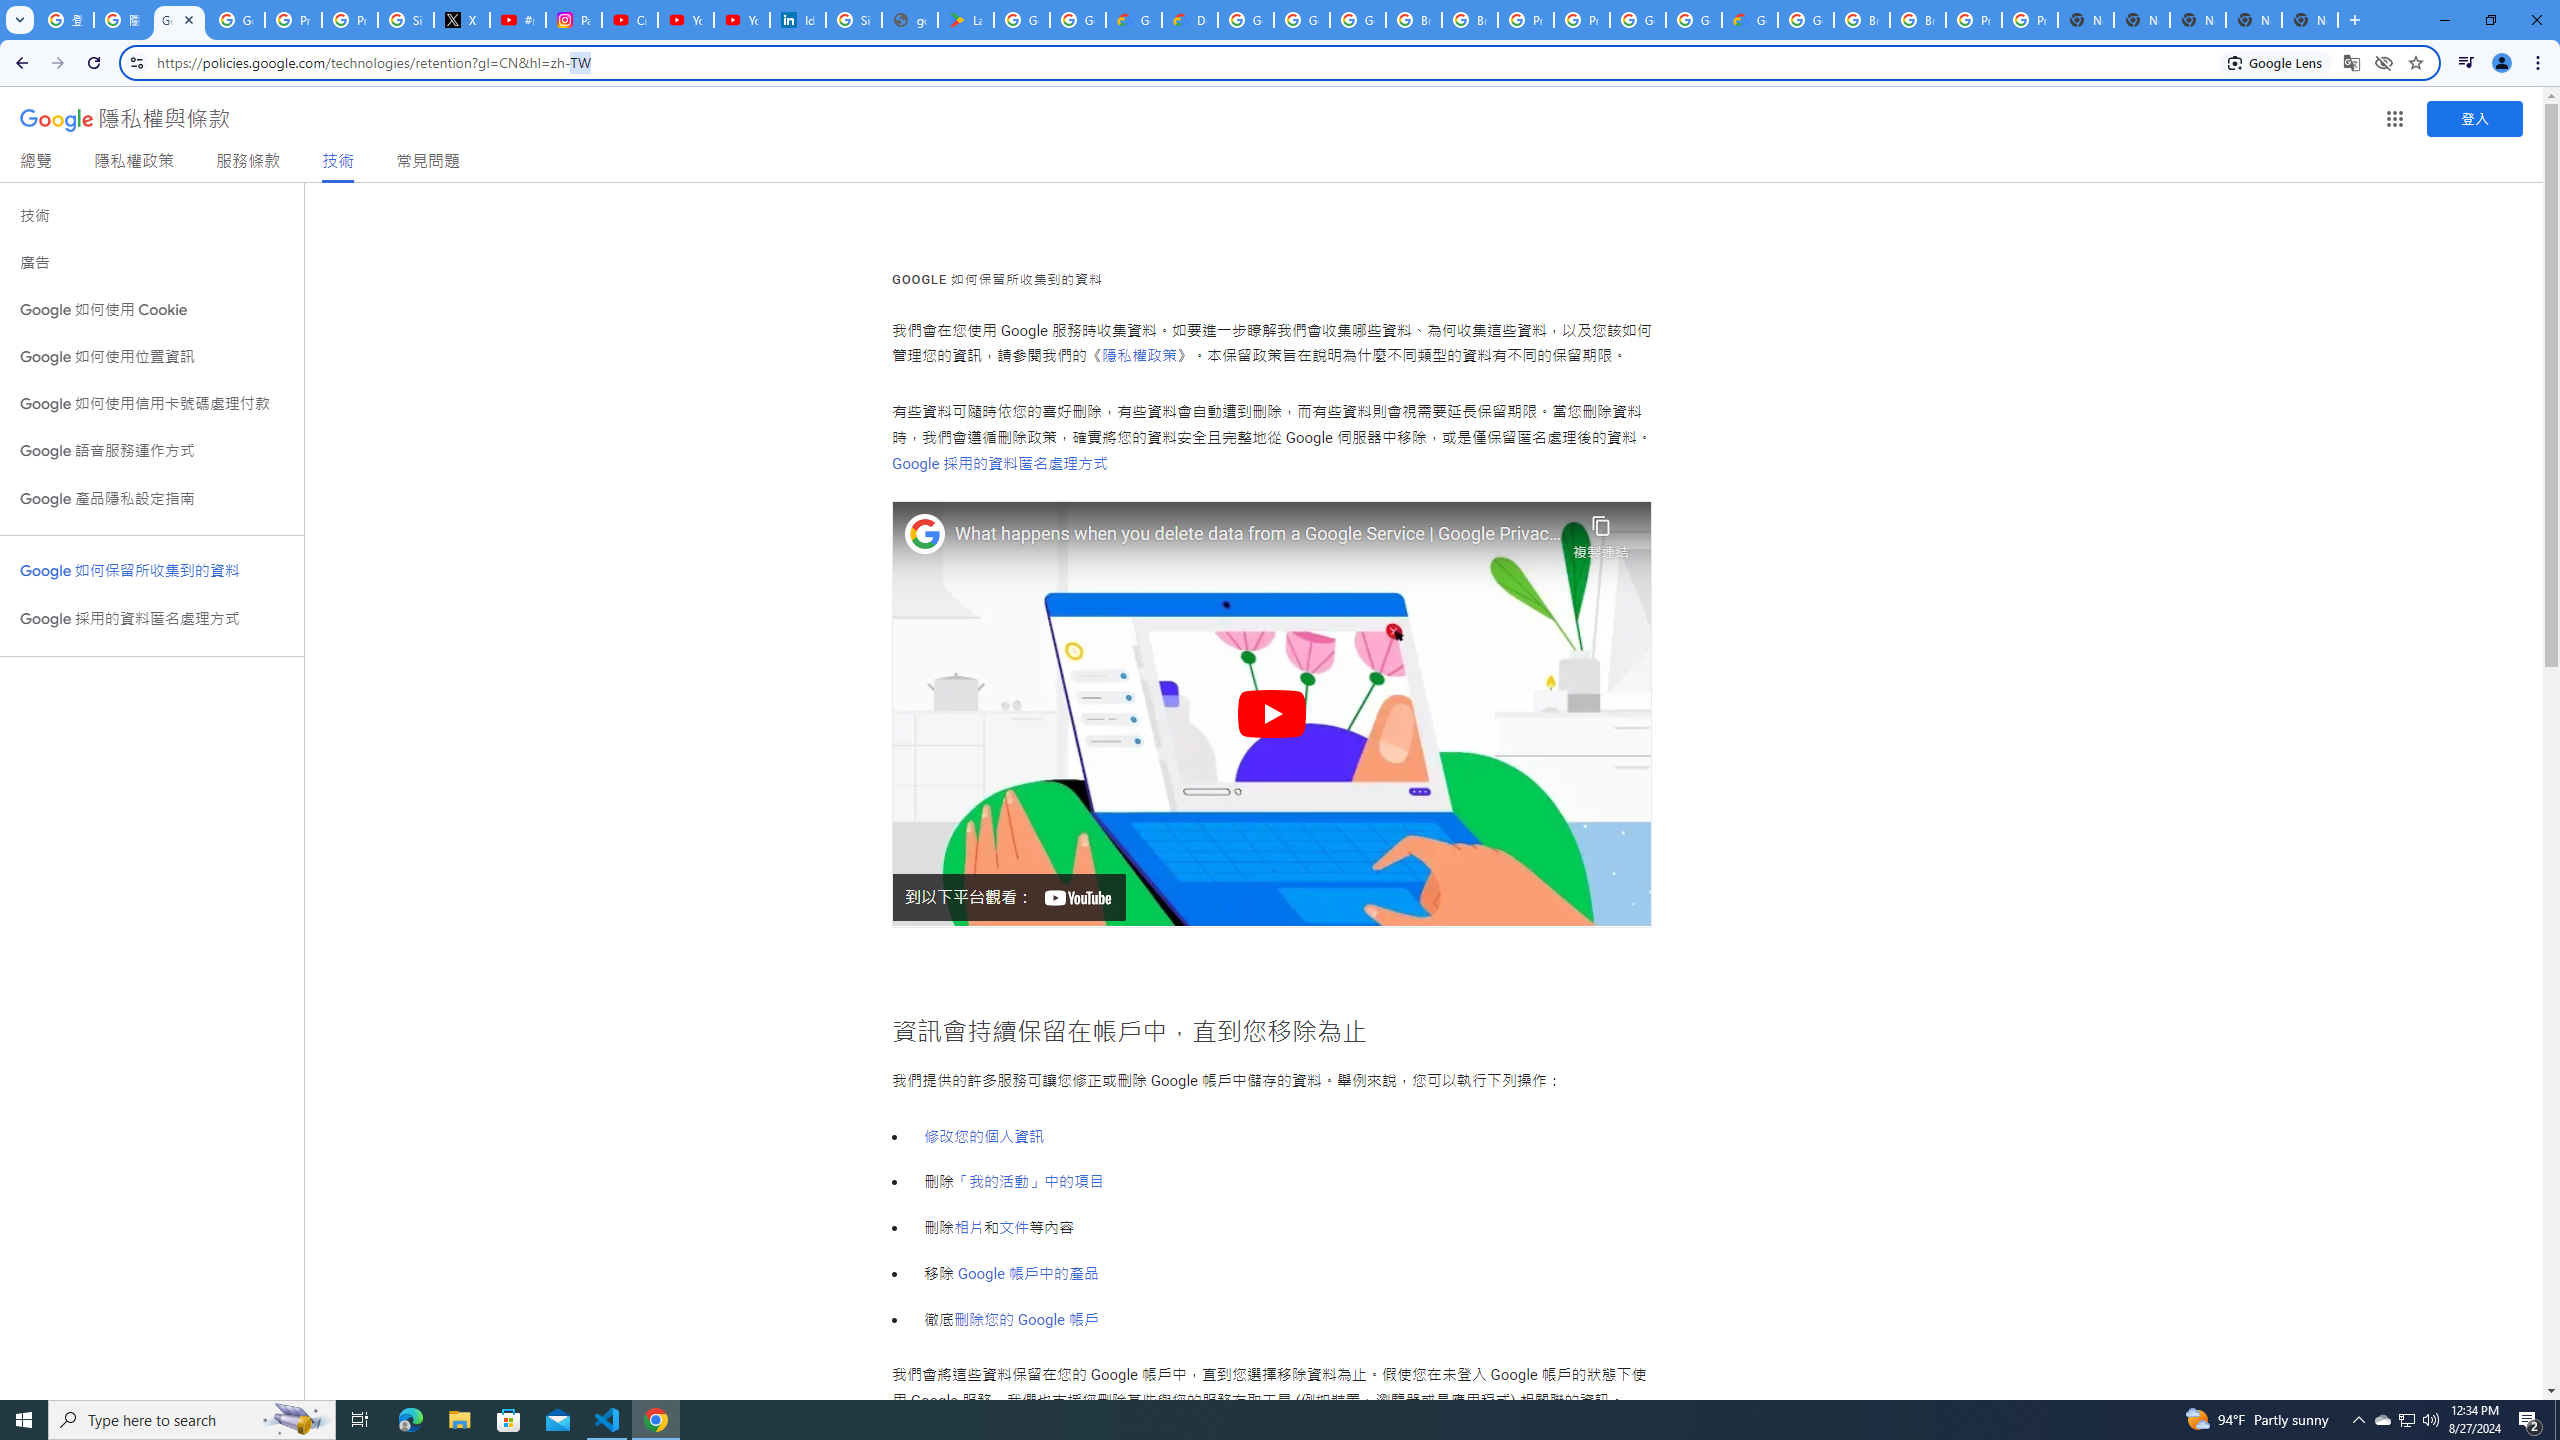 The width and height of the screenshot is (2560, 1440). I want to click on 'Chrome', so click(2539, 62).